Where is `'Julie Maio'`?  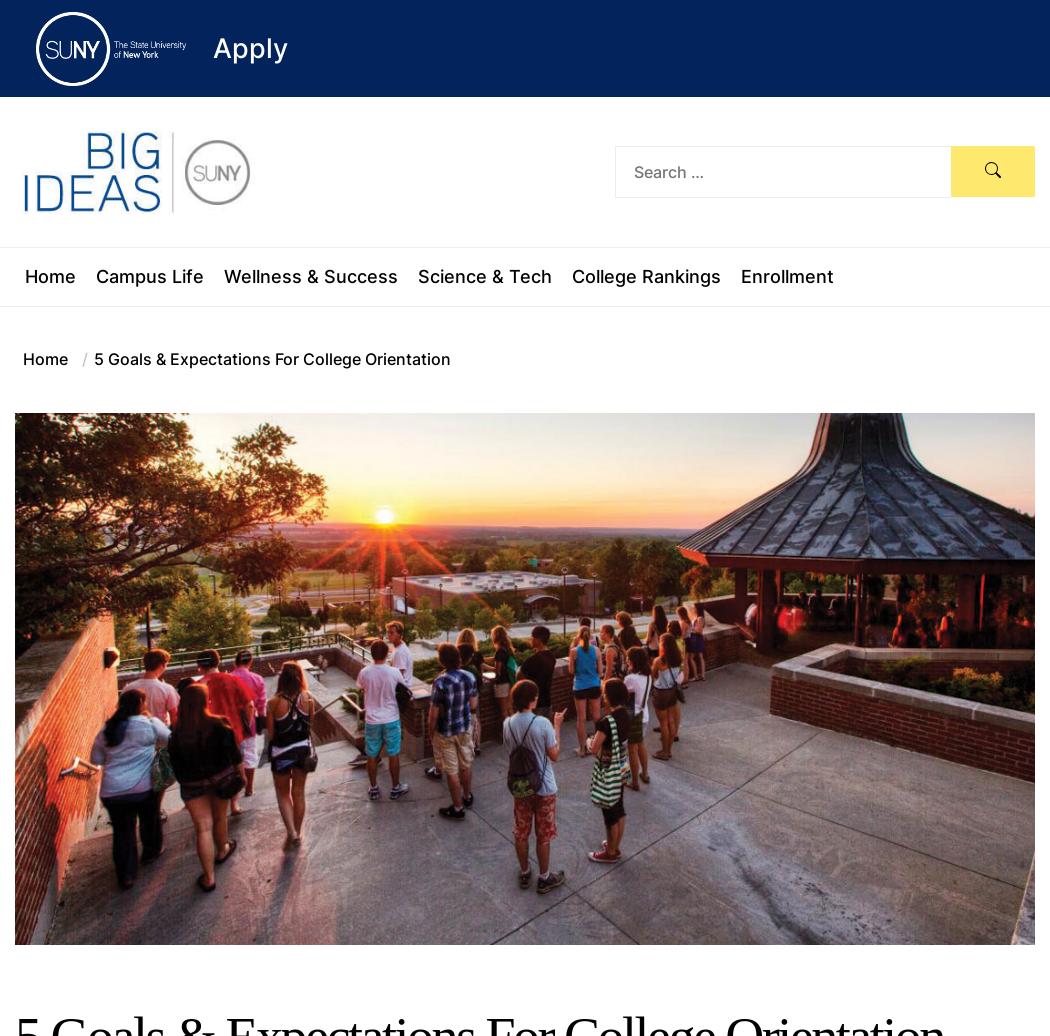
'Julie Maio' is located at coordinates (531, 1017).